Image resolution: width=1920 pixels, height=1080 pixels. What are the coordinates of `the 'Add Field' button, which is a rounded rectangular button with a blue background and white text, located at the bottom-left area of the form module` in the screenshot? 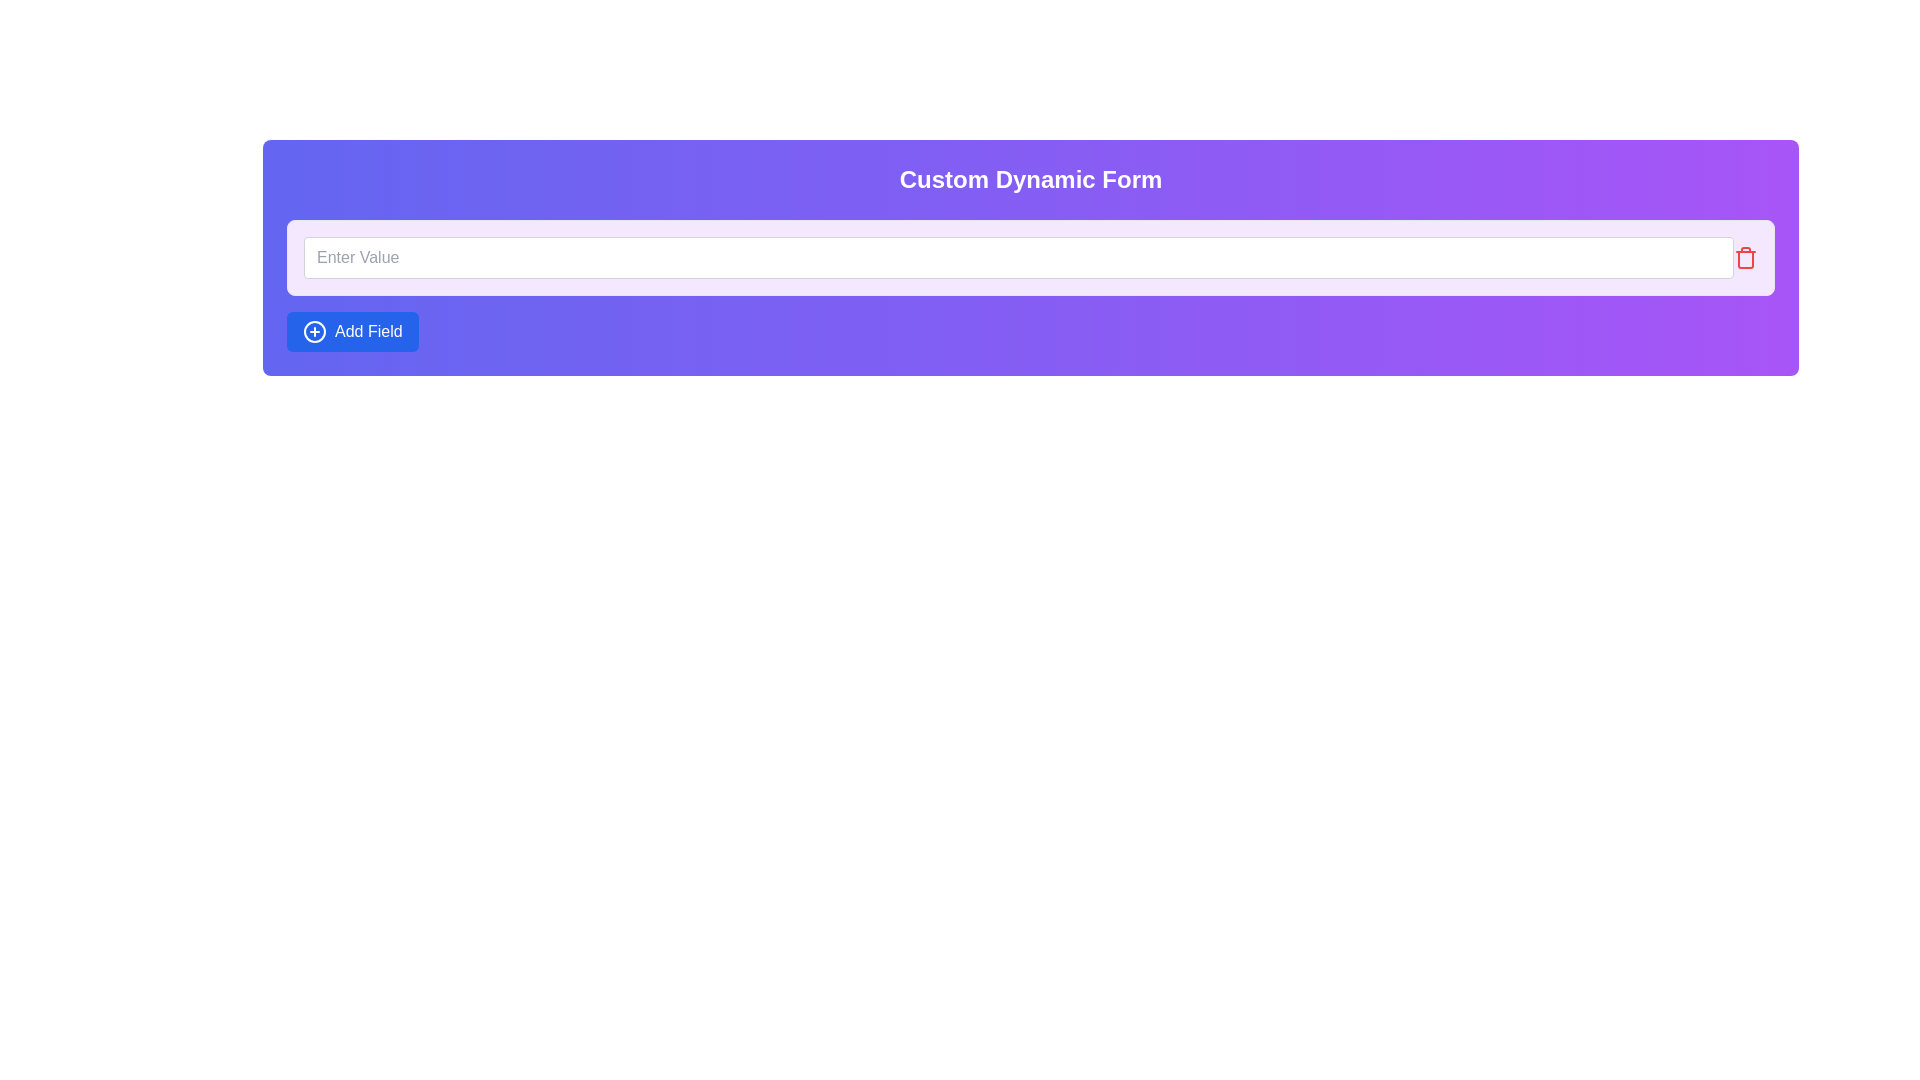 It's located at (368, 330).